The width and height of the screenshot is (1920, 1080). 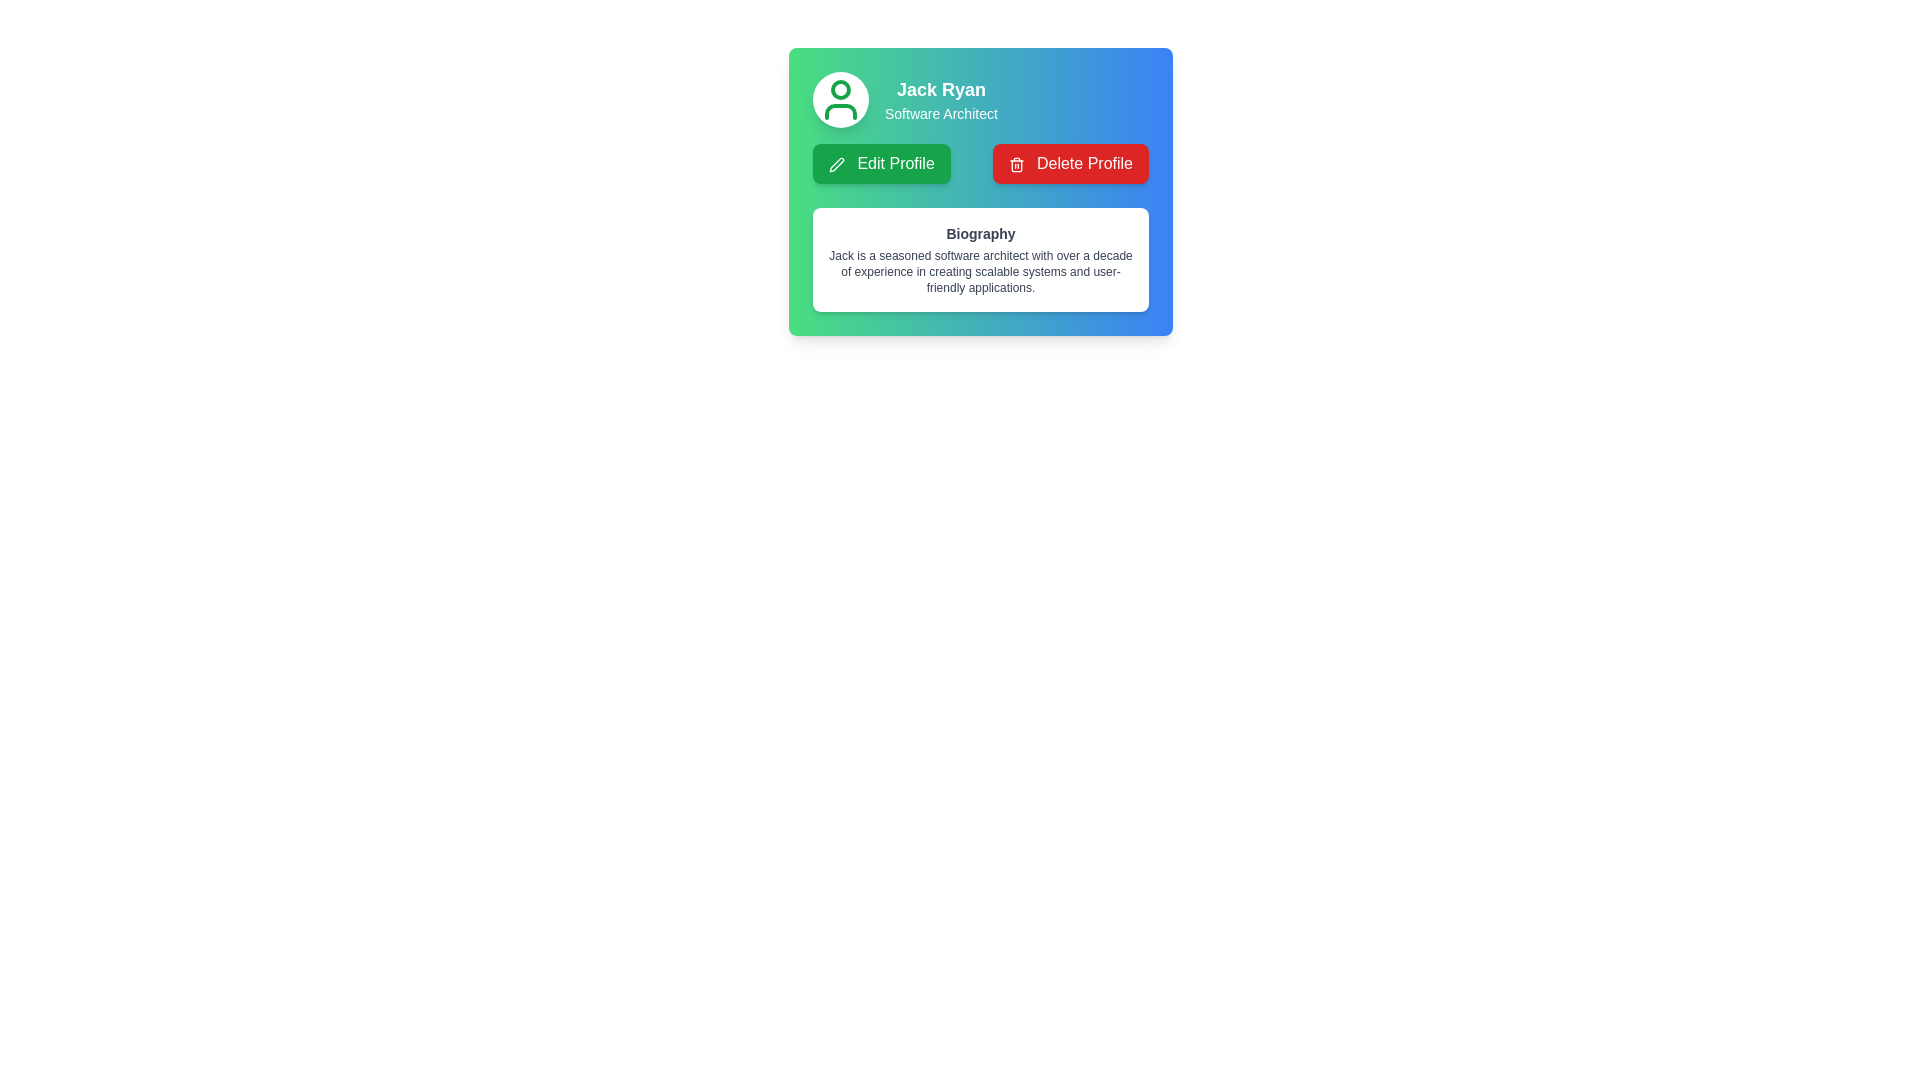 What do you see at coordinates (940, 114) in the screenshot?
I see `the text display that reads 'Software Architect', located below 'Jack Ryan' within the profile card layout` at bounding box center [940, 114].